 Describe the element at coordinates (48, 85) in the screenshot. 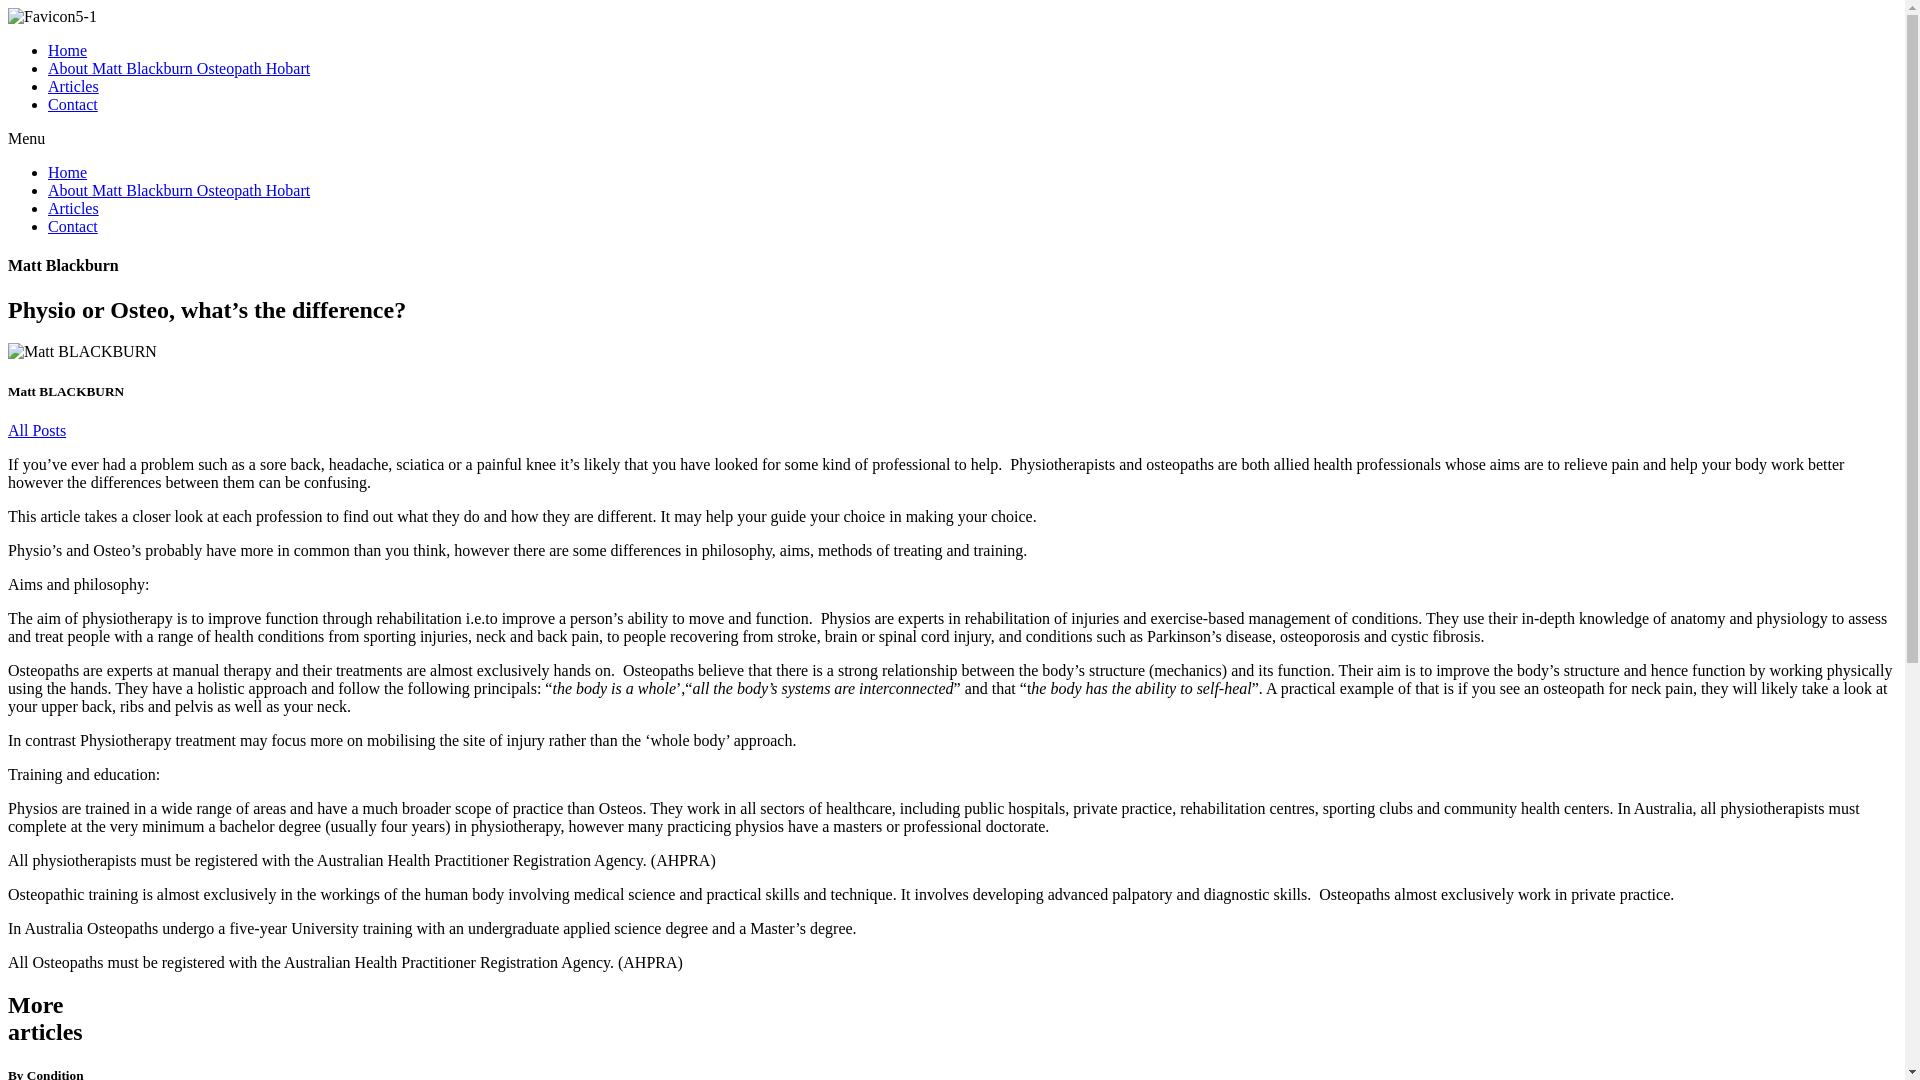

I see `'Articles'` at that location.